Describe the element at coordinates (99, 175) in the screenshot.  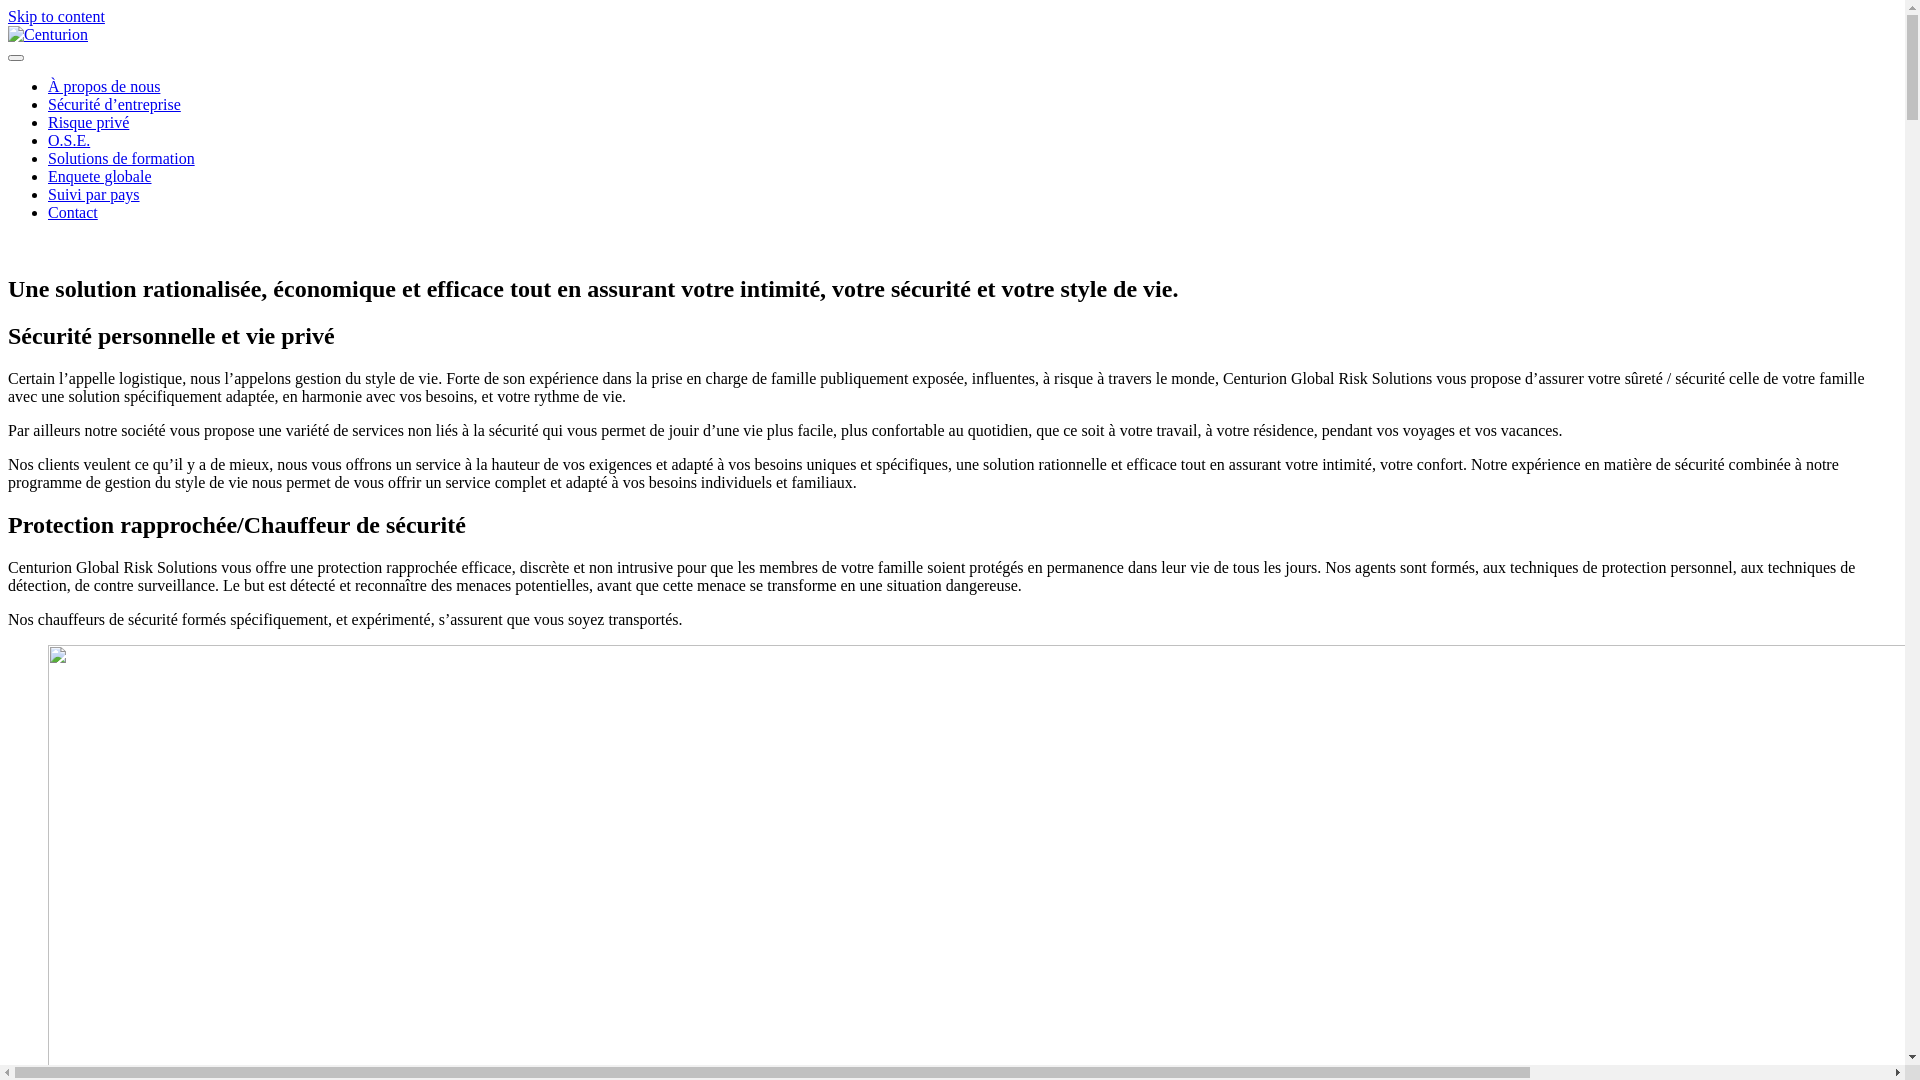
I see `'Enquete globale'` at that location.